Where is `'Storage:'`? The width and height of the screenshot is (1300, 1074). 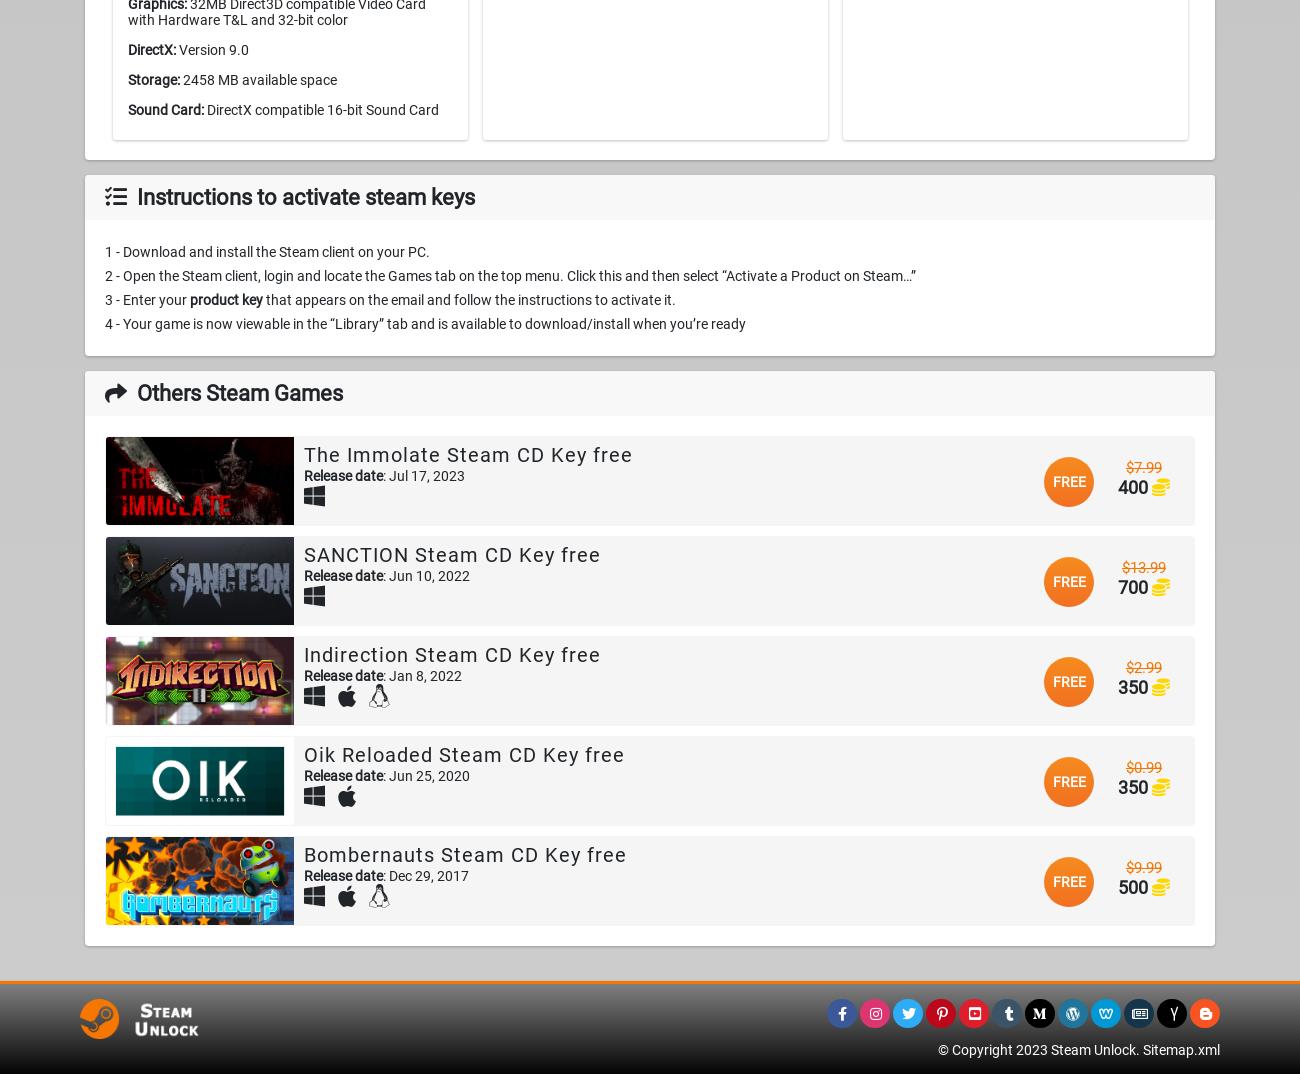
'Storage:' is located at coordinates (152, 80).